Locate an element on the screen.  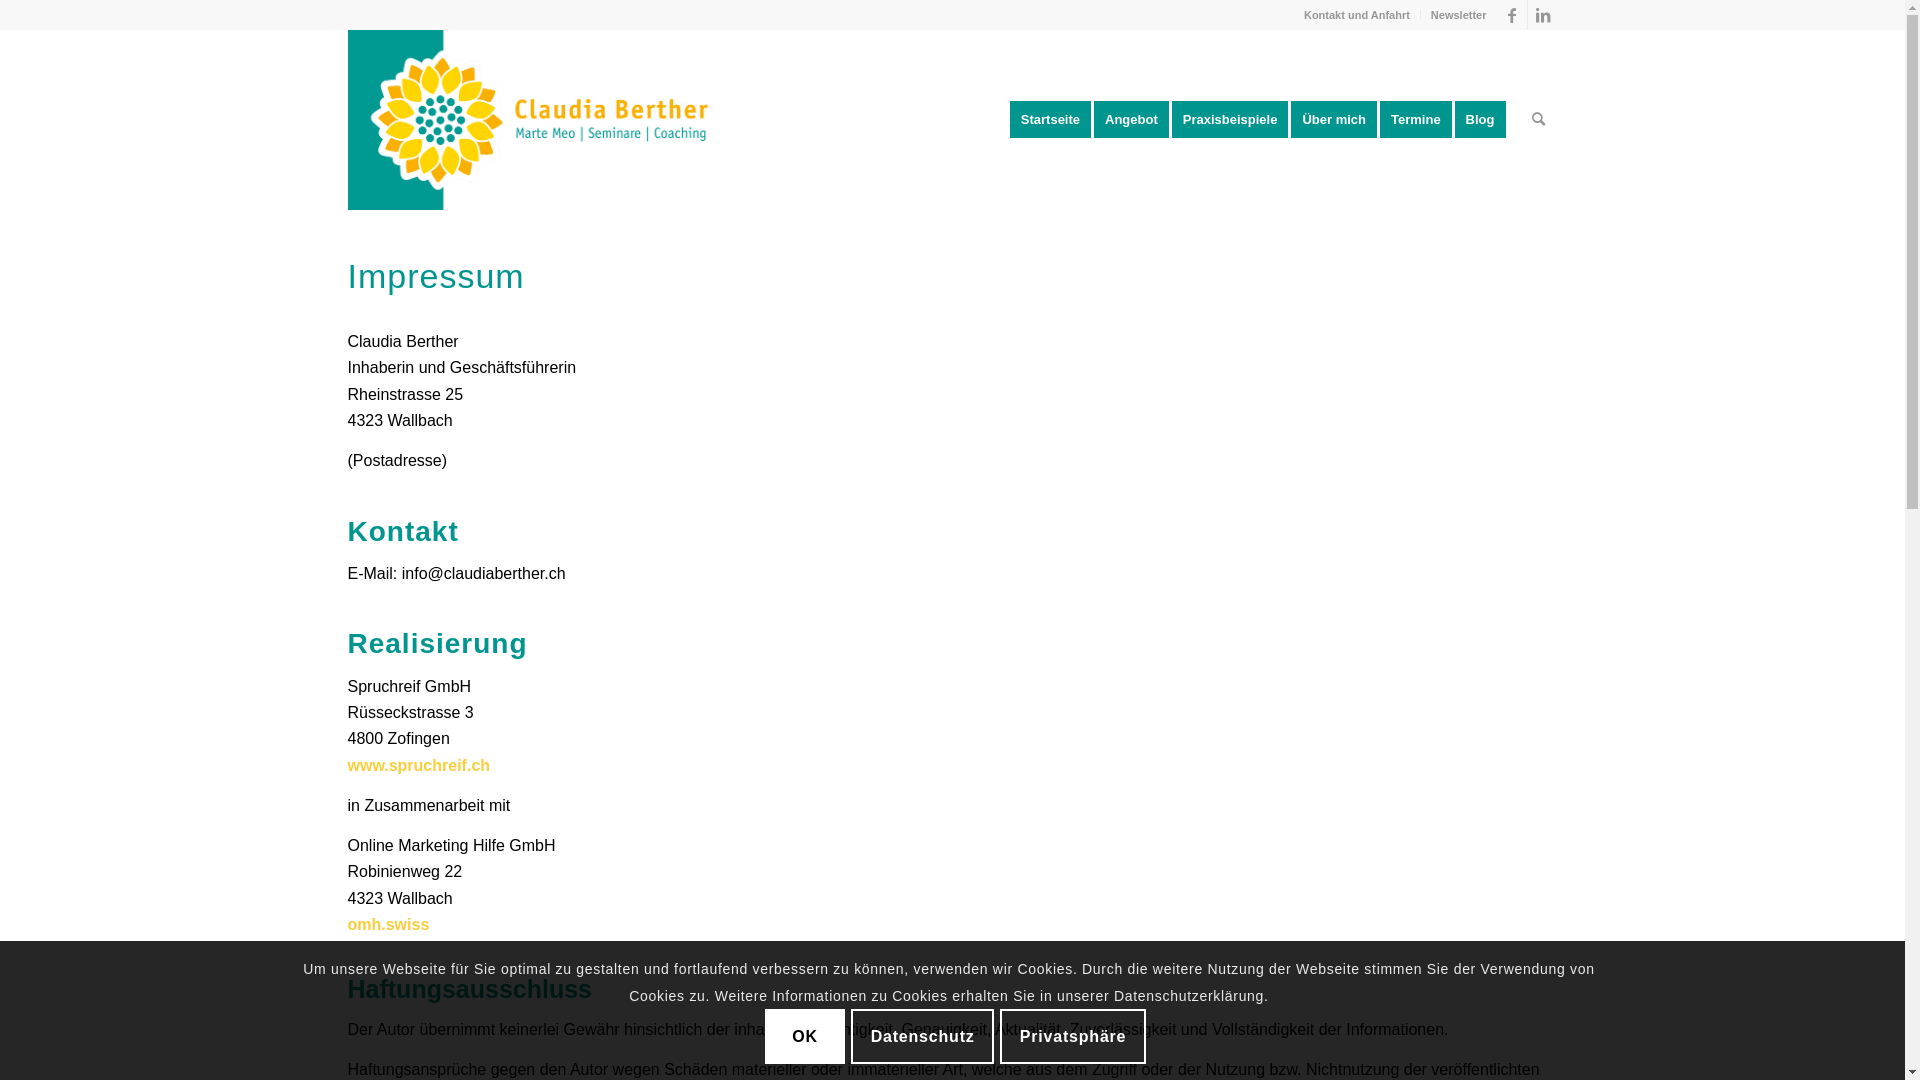
'www.spruchreif.ch' is located at coordinates (418, 765).